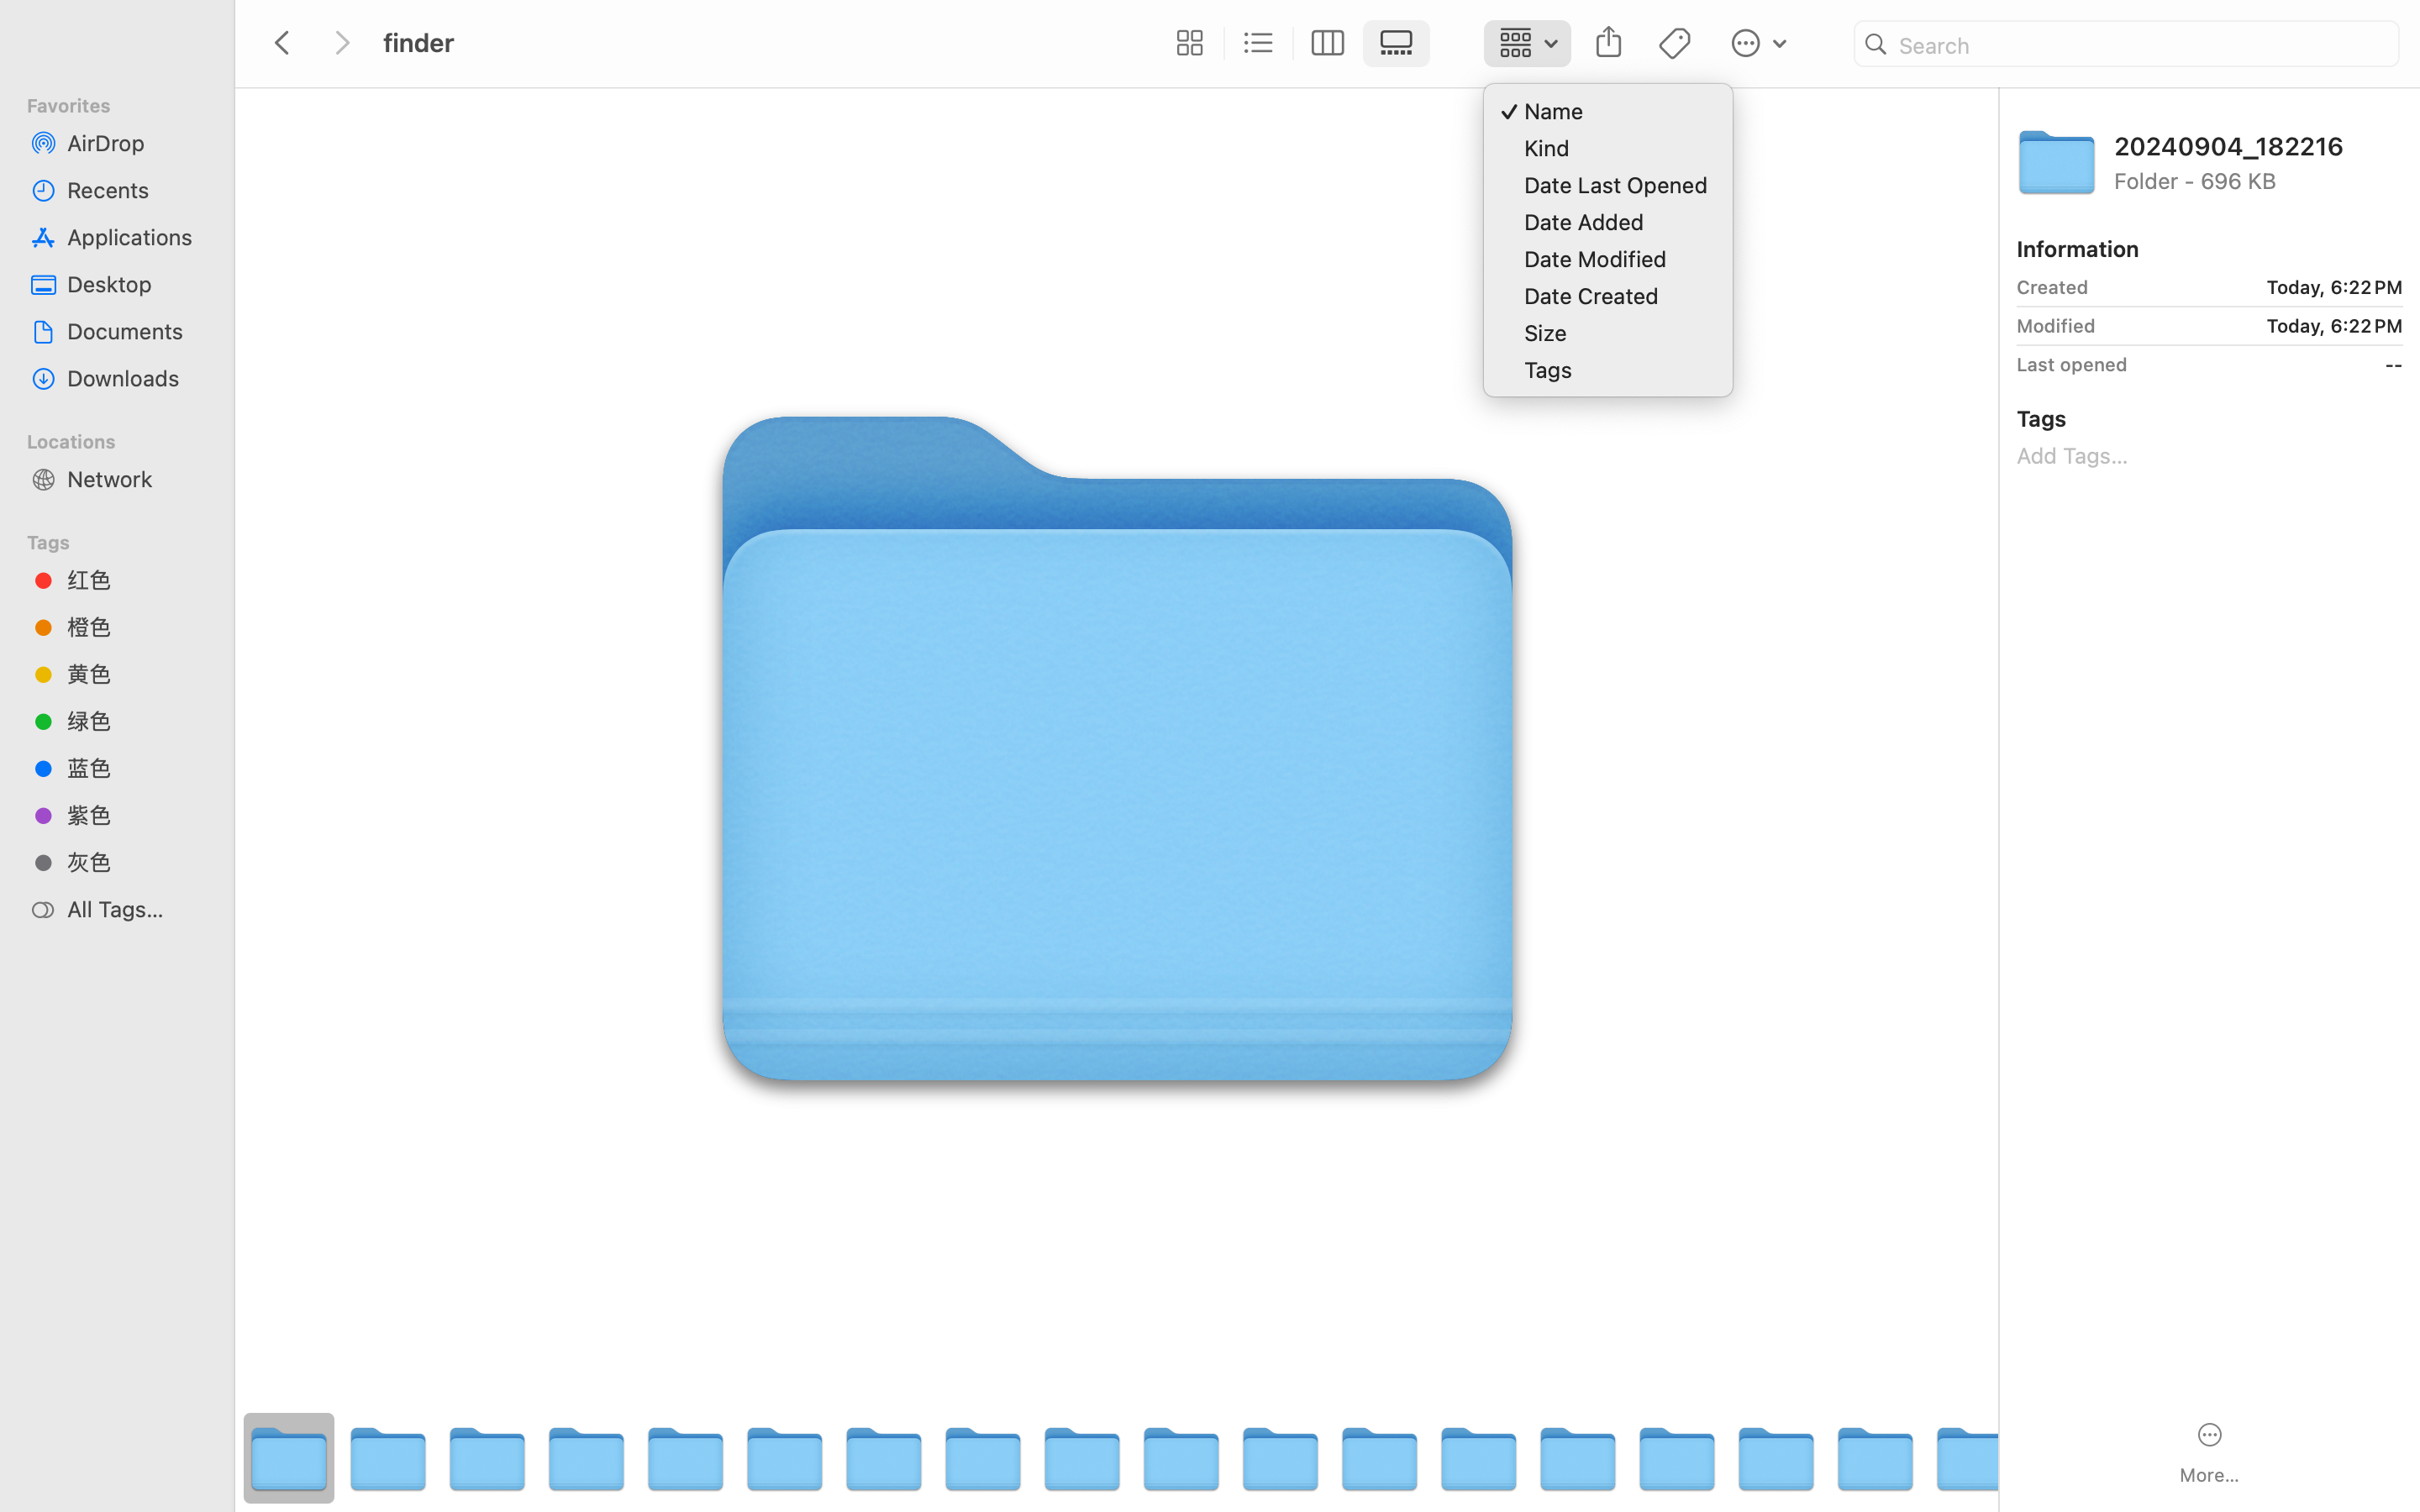 Image resolution: width=2420 pixels, height=1512 pixels. What do you see at coordinates (134, 626) in the screenshot?
I see `'橙色'` at bounding box center [134, 626].